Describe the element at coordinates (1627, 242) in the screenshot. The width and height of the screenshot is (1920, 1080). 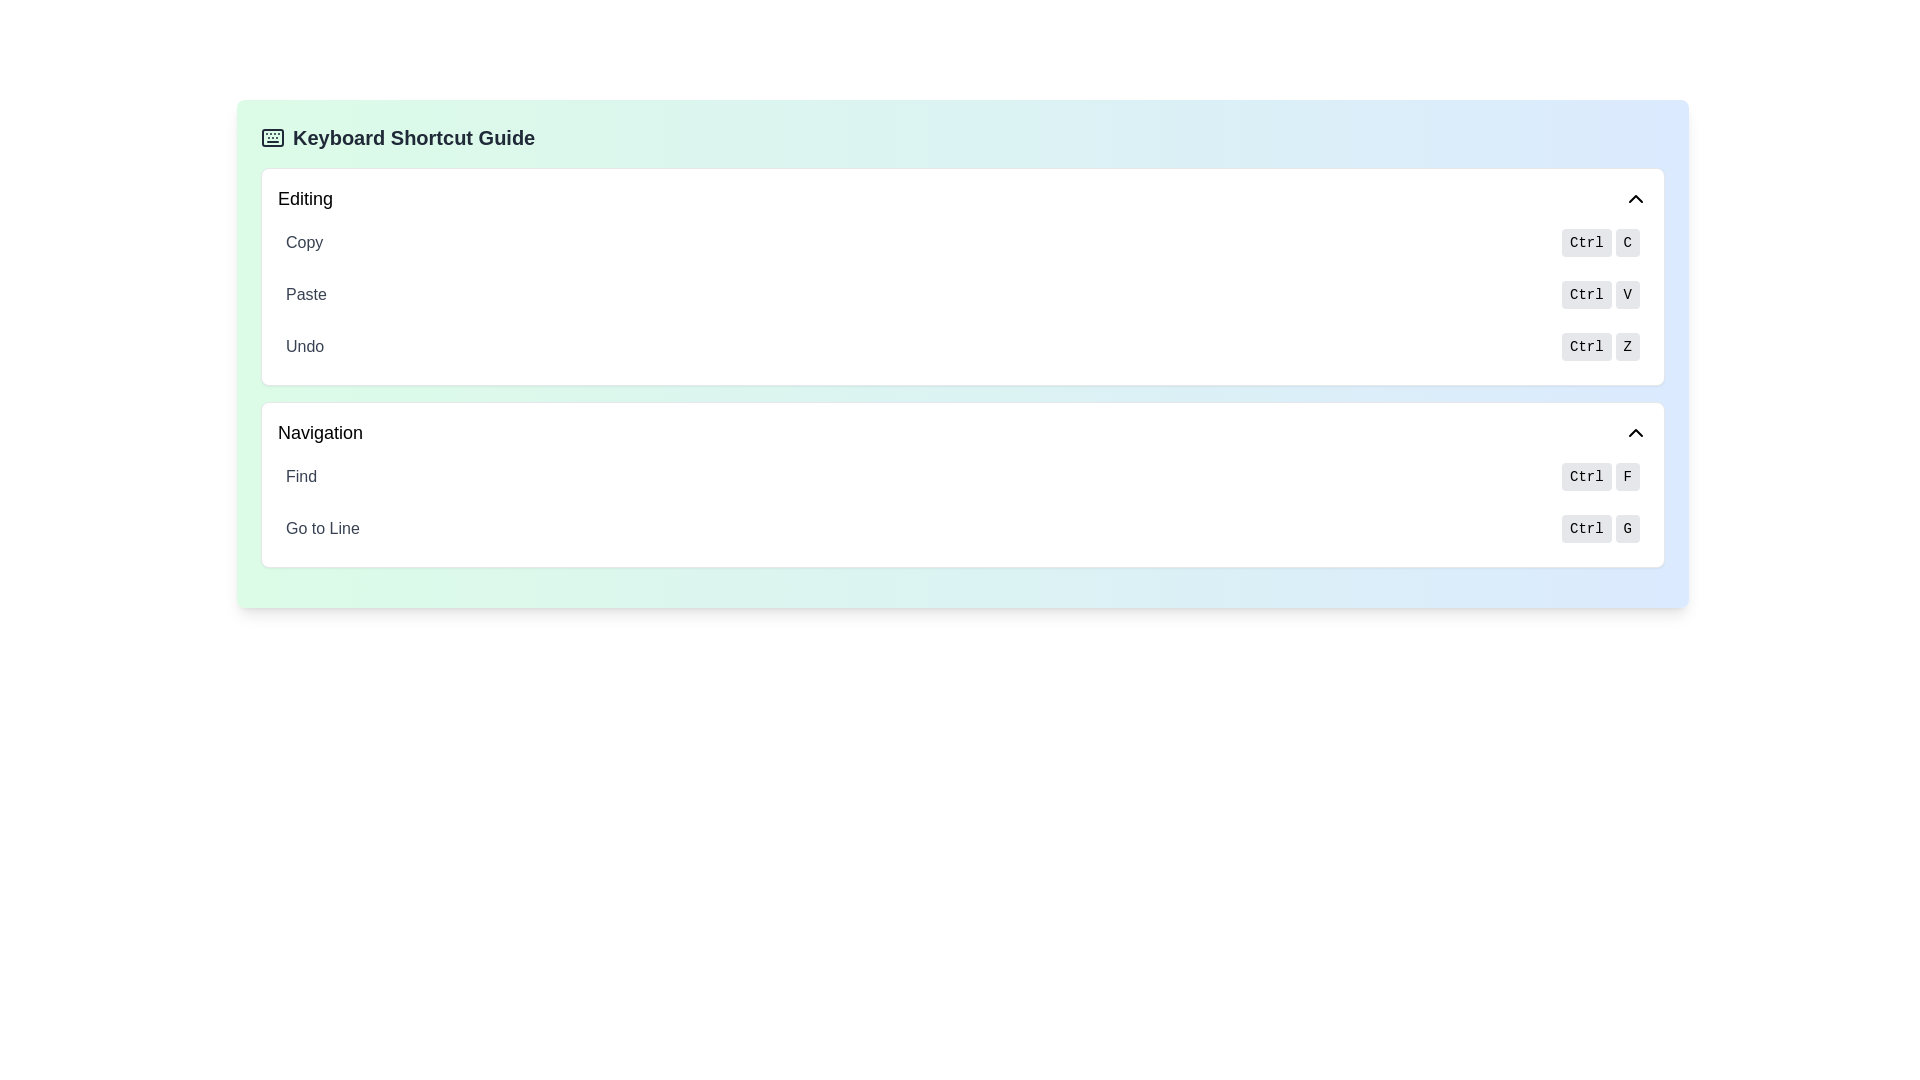
I see `the 'C' key representation in the keyboard shortcut for 'Copy', which is part of a group with 'Ctrl' on the right side of the 'Copy' section in the 'Editing' category` at that location.